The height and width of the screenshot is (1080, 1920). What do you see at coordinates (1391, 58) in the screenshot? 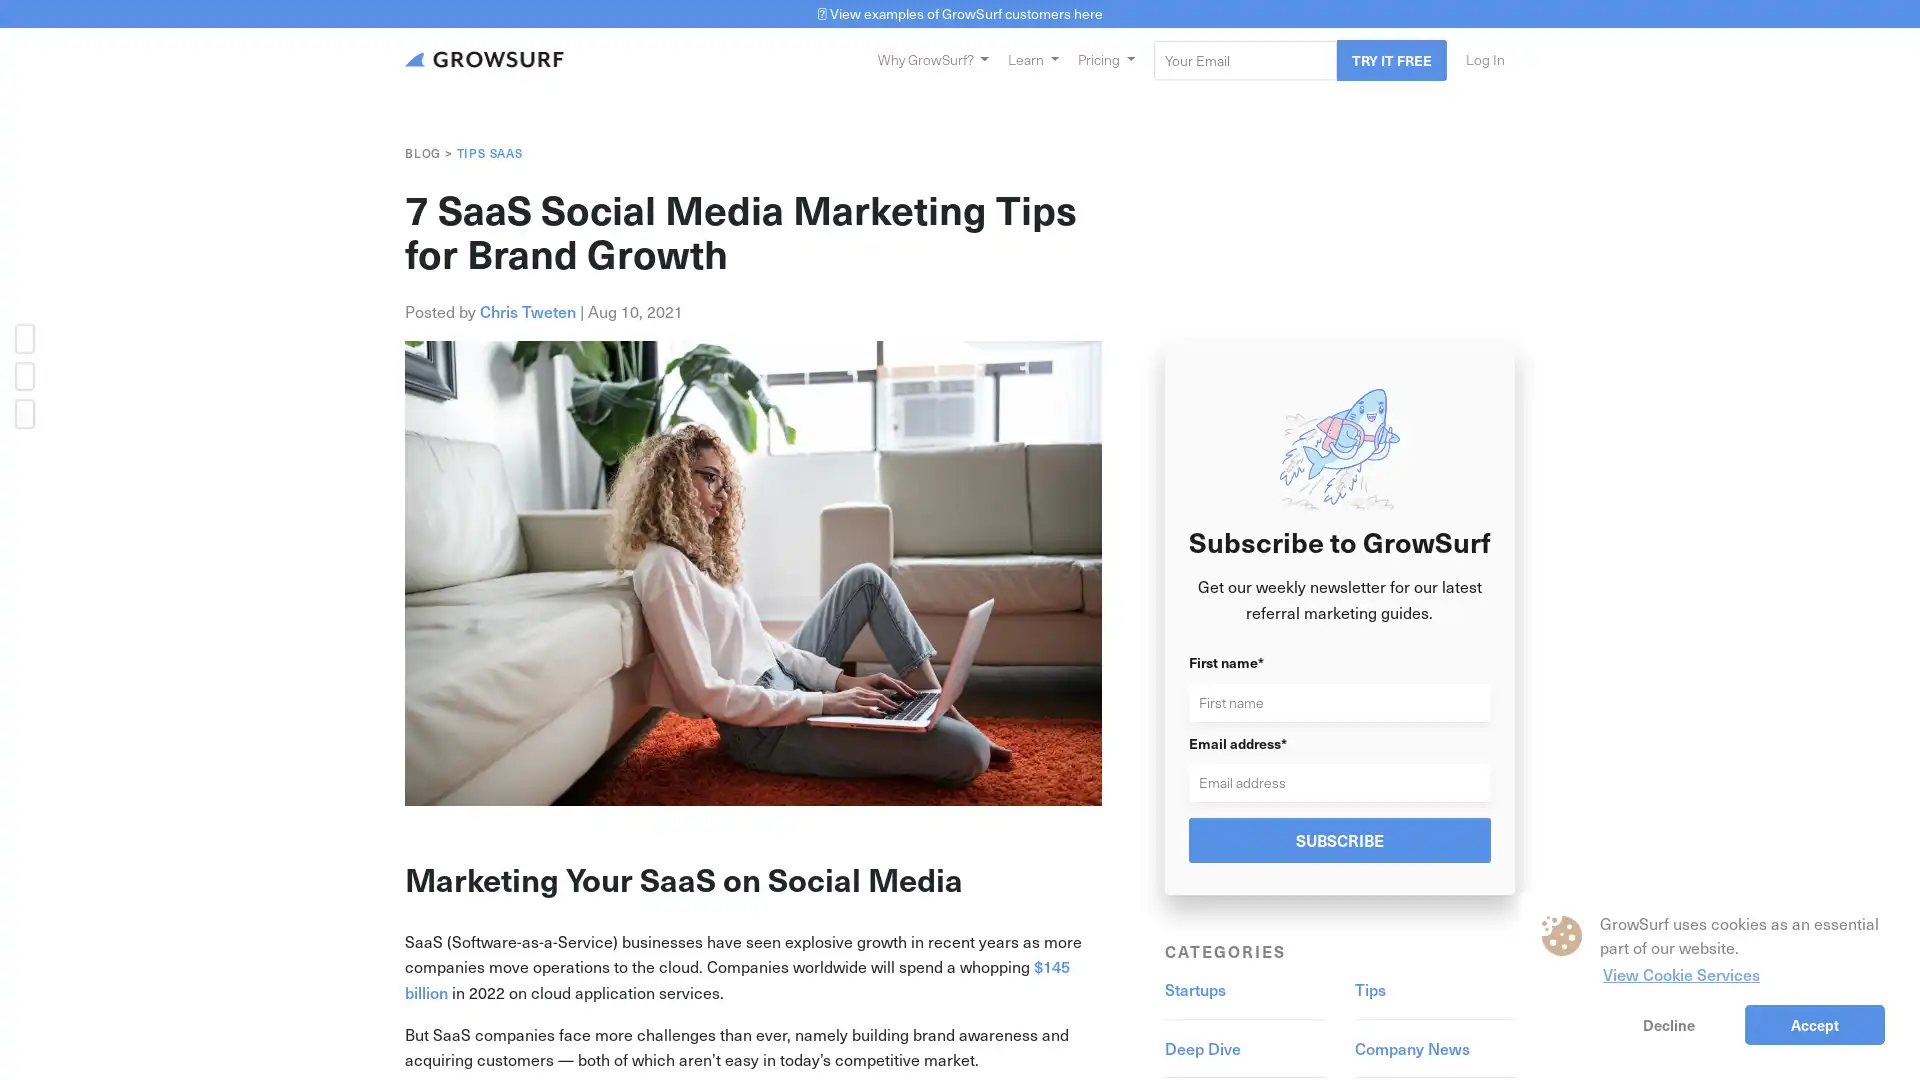
I see `TRY IT FREE` at bounding box center [1391, 58].